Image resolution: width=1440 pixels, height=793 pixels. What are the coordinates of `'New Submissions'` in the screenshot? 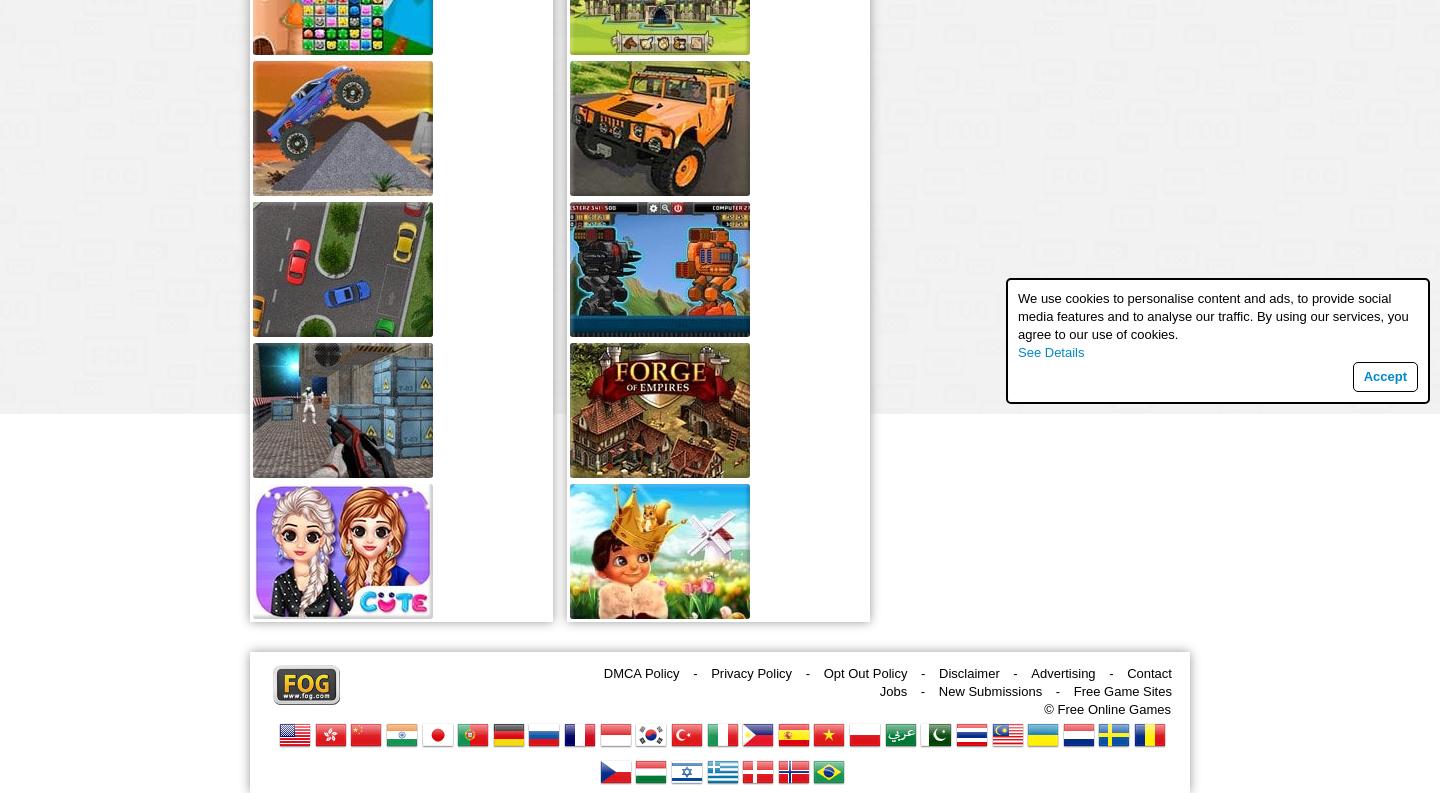 It's located at (989, 690).